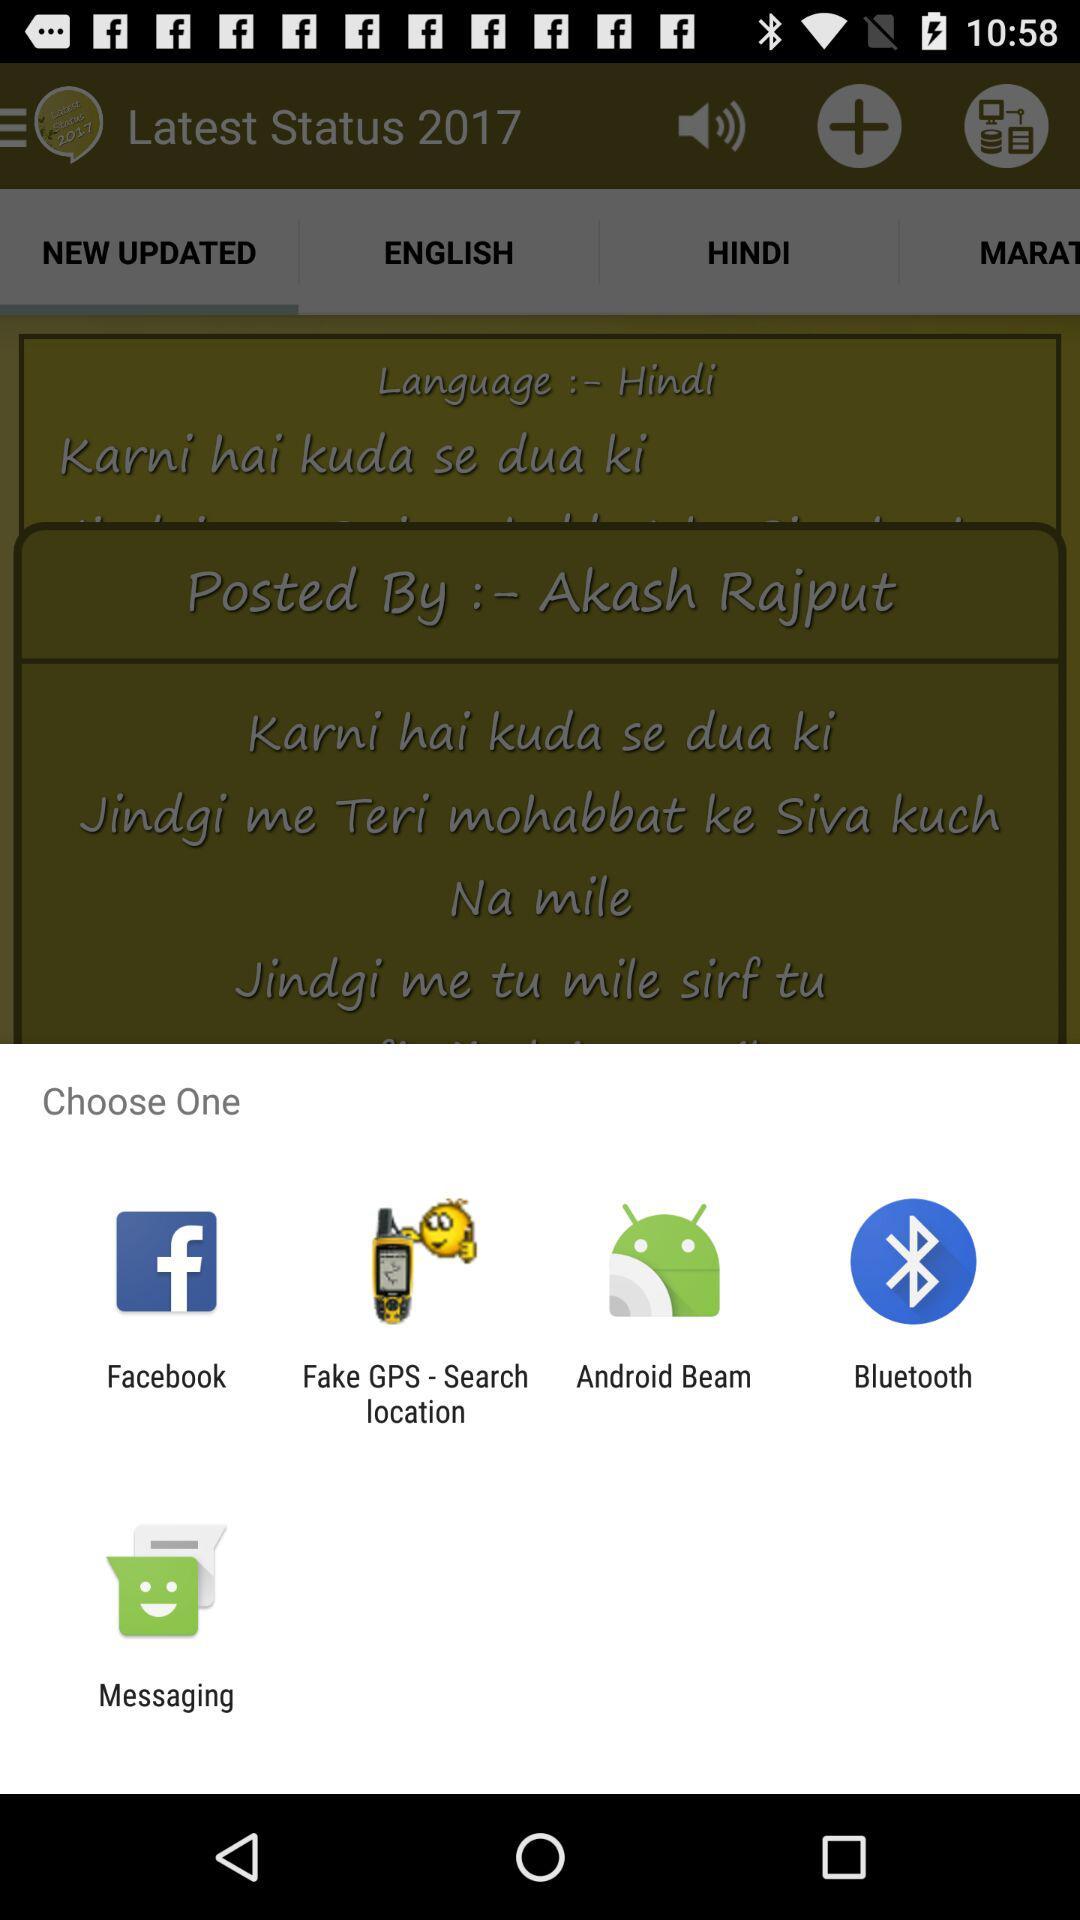 The width and height of the screenshot is (1080, 1920). Describe the element at coordinates (165, 1392) in the screenshot. I see `facebook icon` at that location.